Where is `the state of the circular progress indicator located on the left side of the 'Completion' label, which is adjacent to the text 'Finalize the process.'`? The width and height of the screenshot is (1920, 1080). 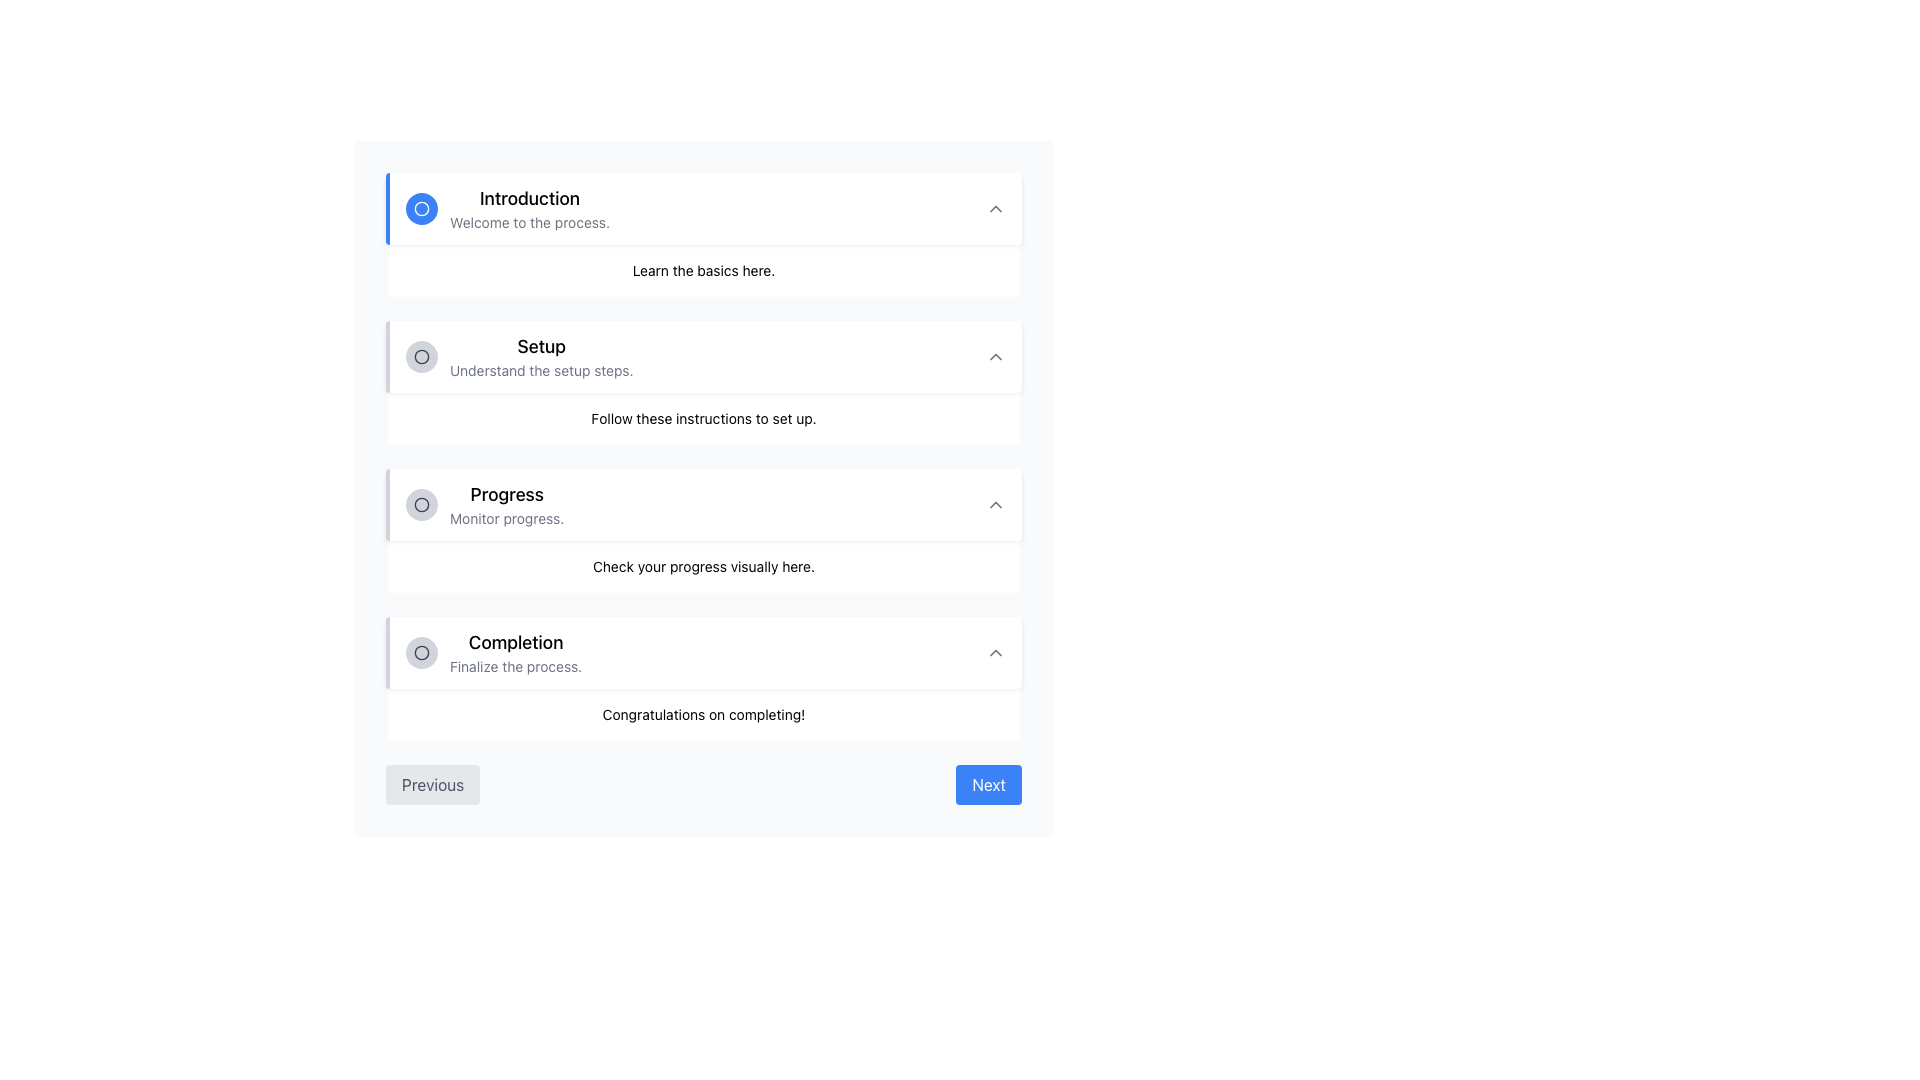 the state of the circular progress indicator located on the left side of the 'Completion' label, which is adjacent to the text 'Finalize the process.' is located at coordinates (421, 652).